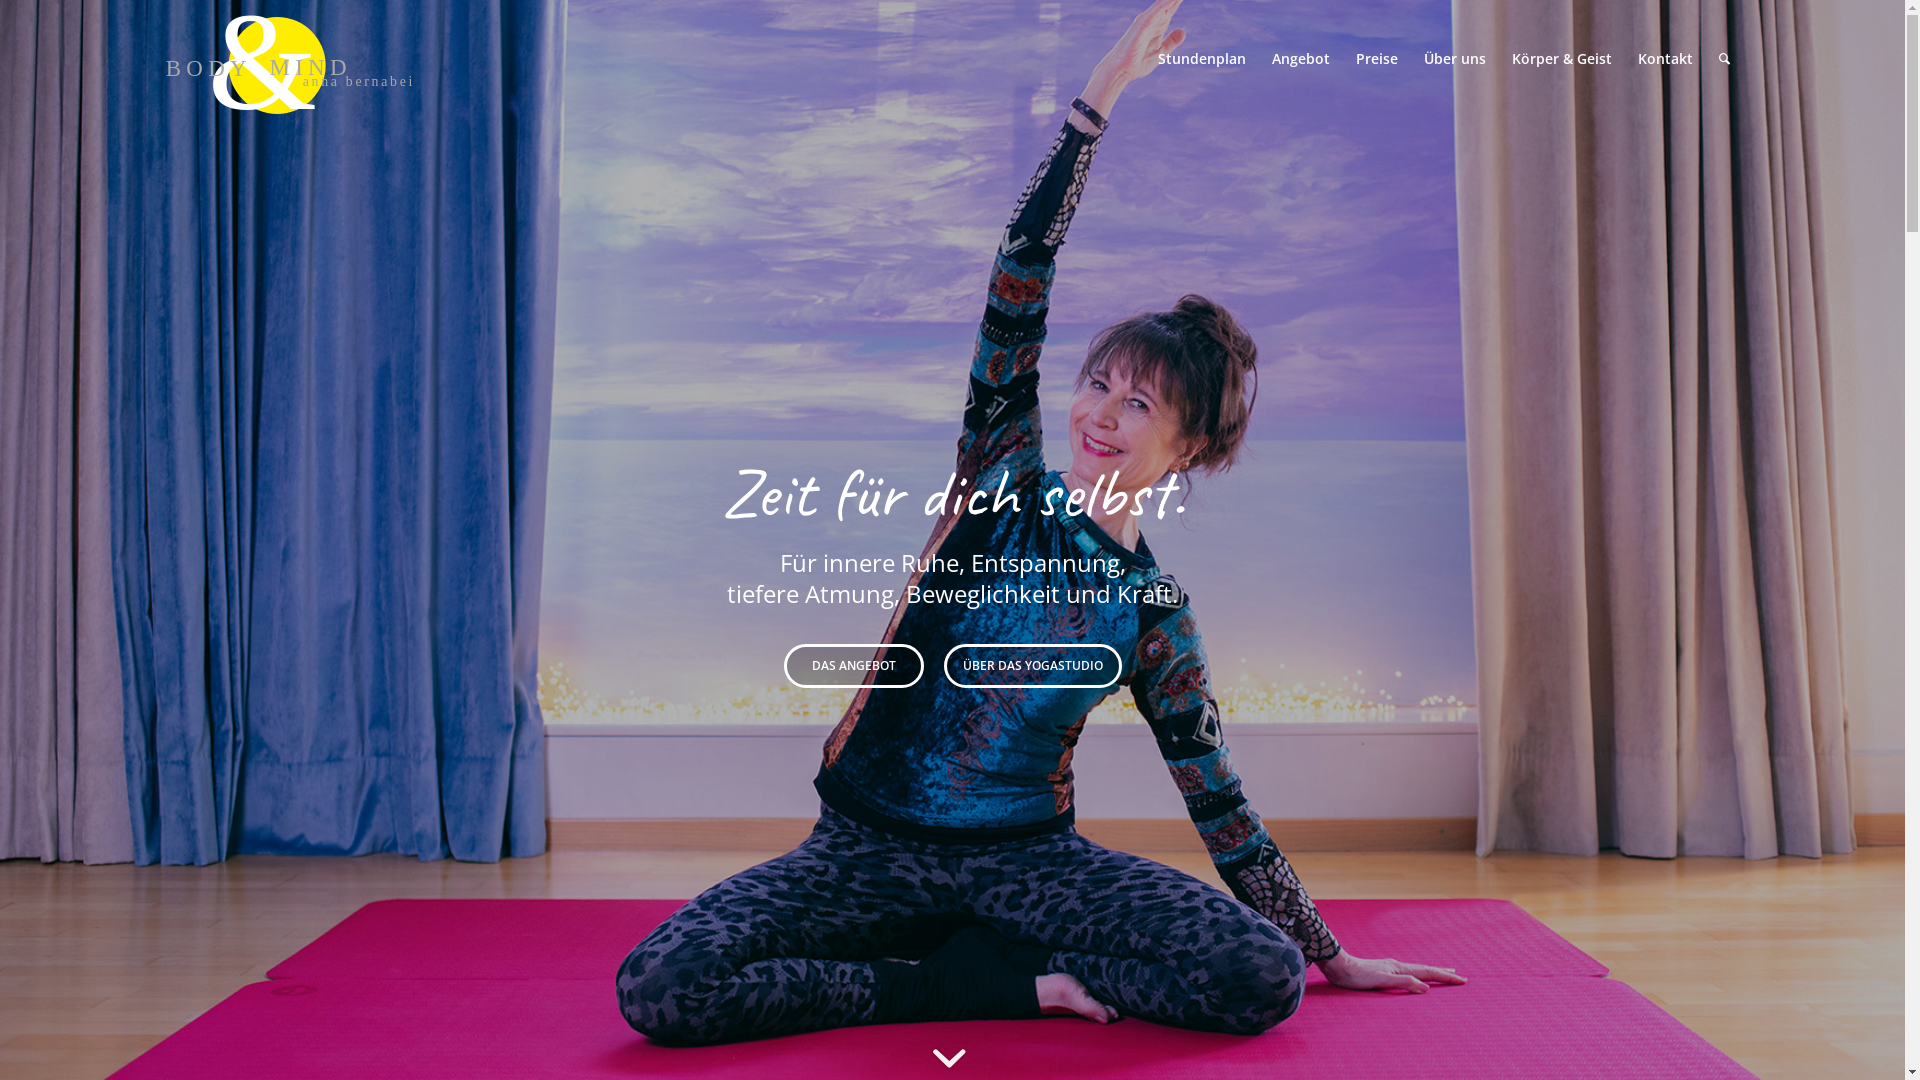  I want to click on 'Angebot', so click(1256, 57).